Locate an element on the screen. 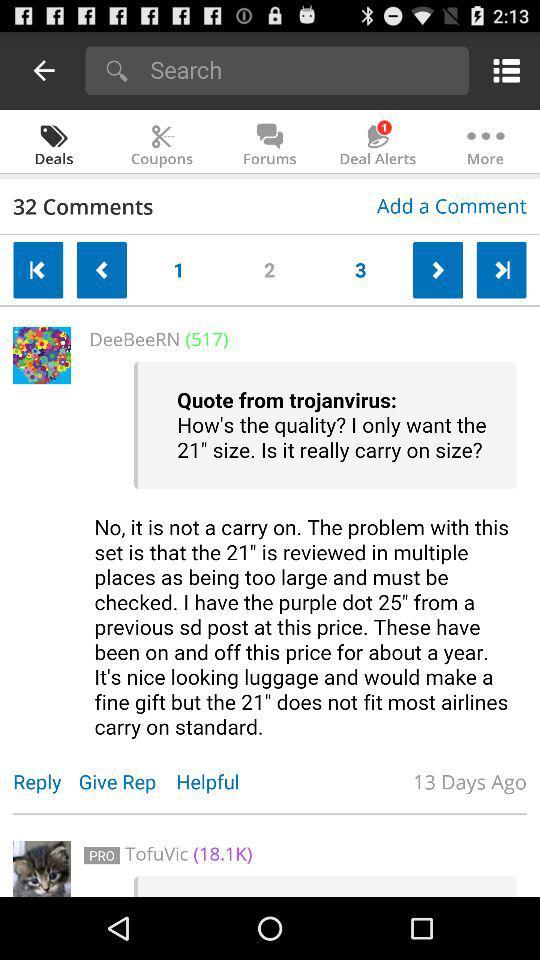 Image resolution: width=540 pixels, height=960 pixels. item next to the 1 icon is located at coordinates (269, 265).